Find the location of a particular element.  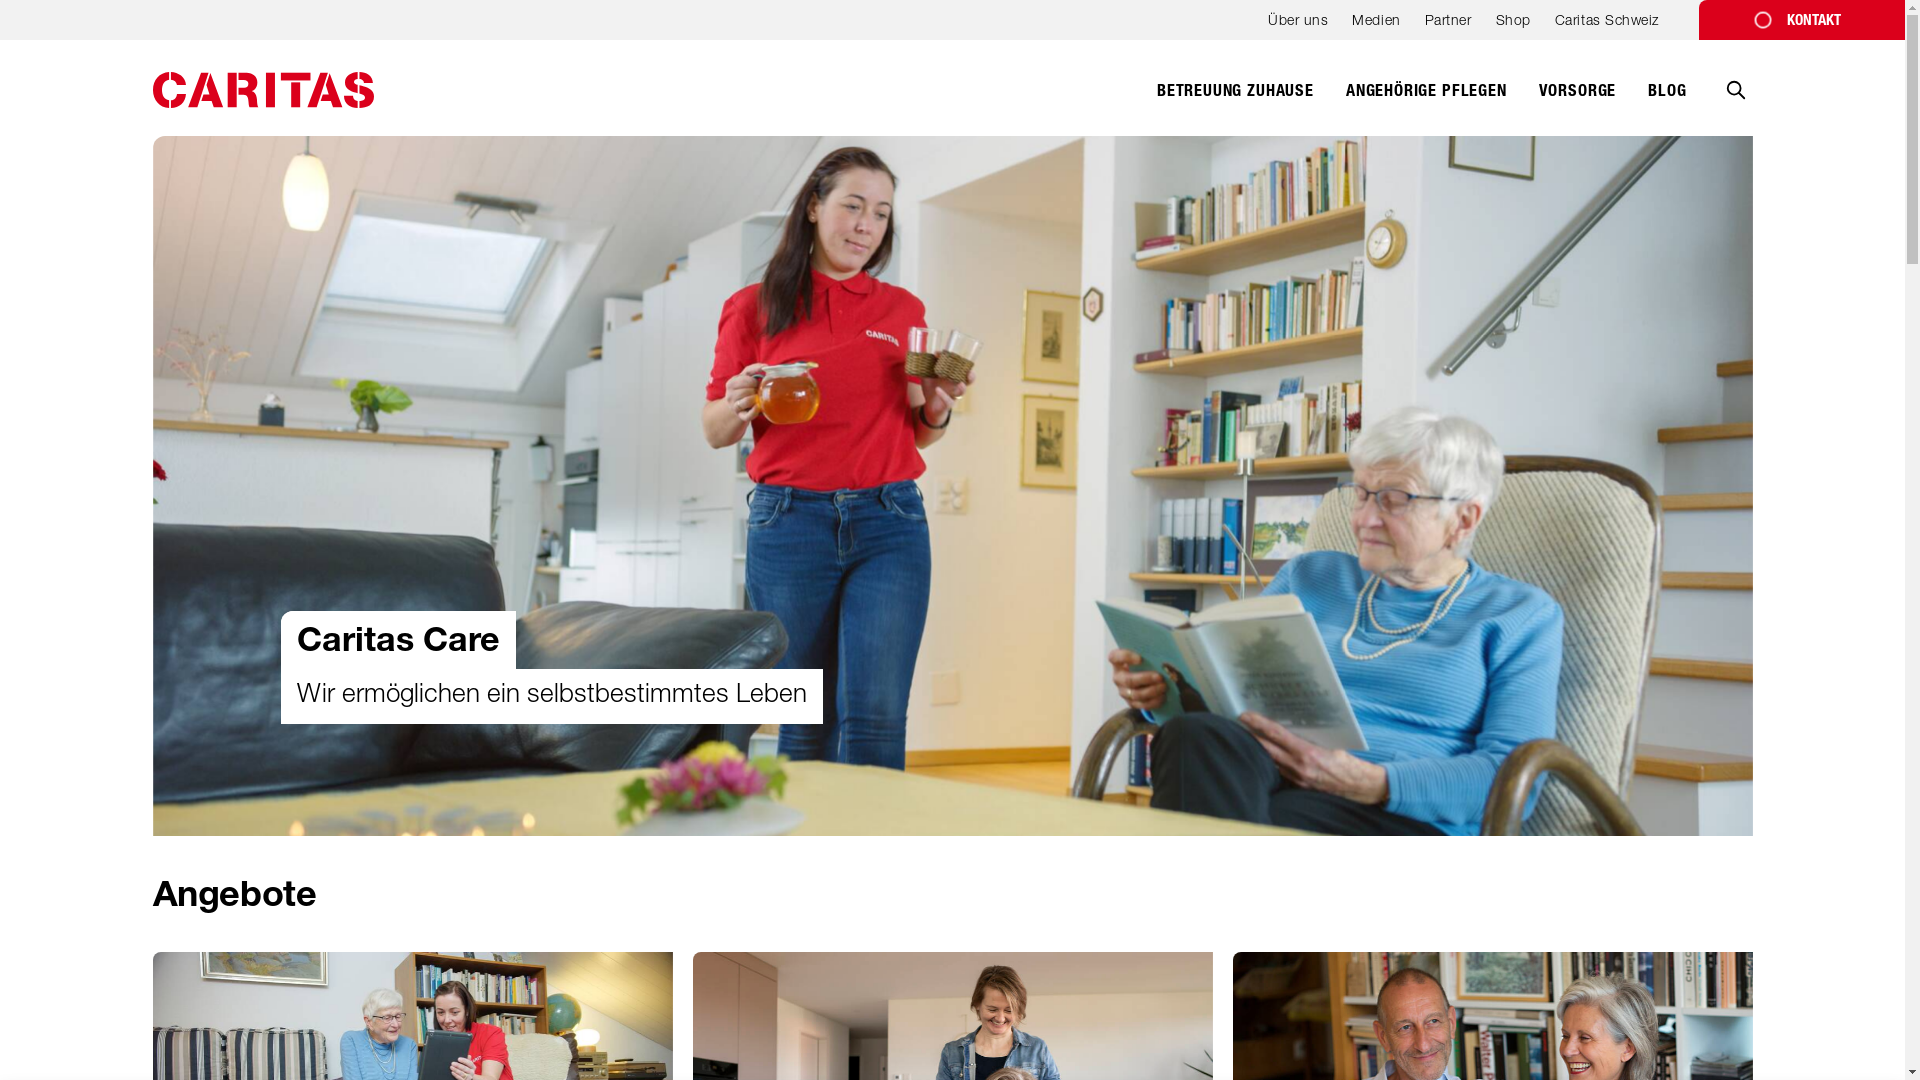

'KONTAKT' is located at coordinates (1801, 19).